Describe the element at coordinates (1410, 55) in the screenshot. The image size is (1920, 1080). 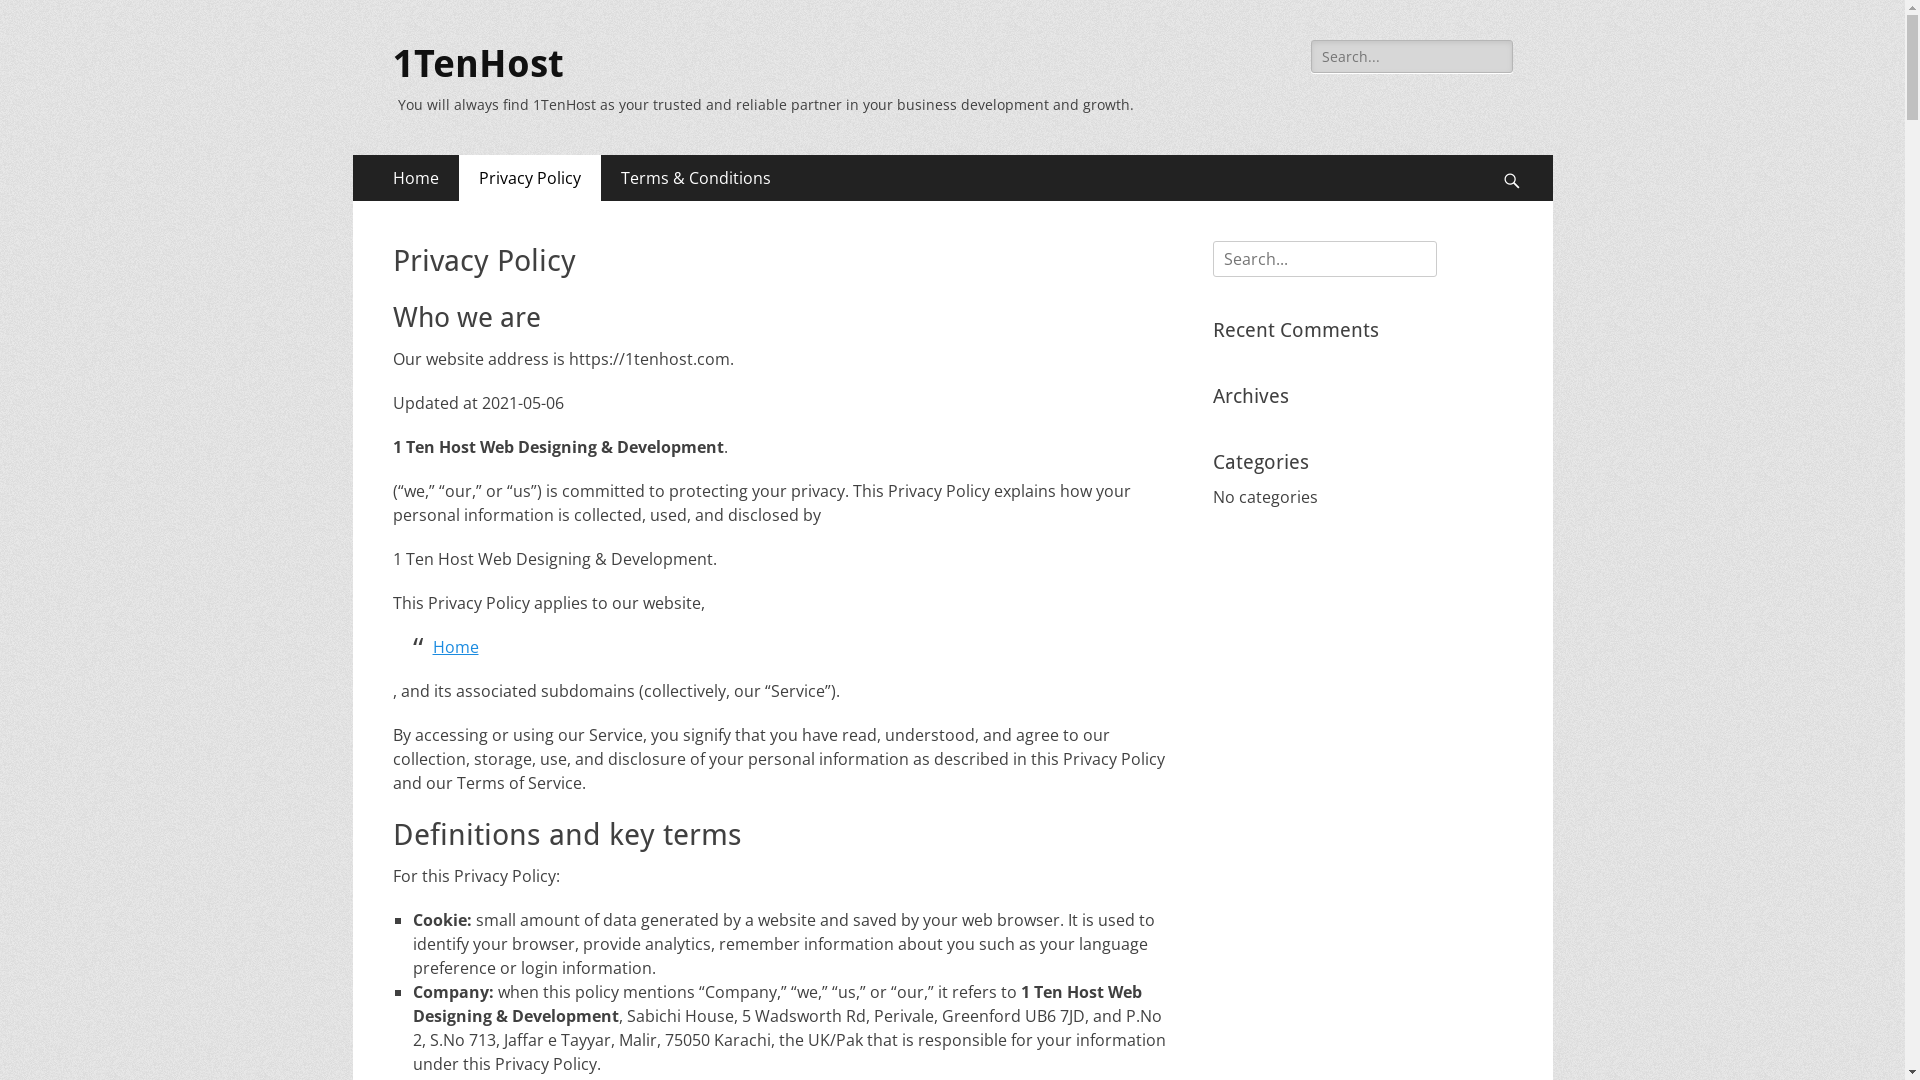
I see `'Search for:'` at that location.